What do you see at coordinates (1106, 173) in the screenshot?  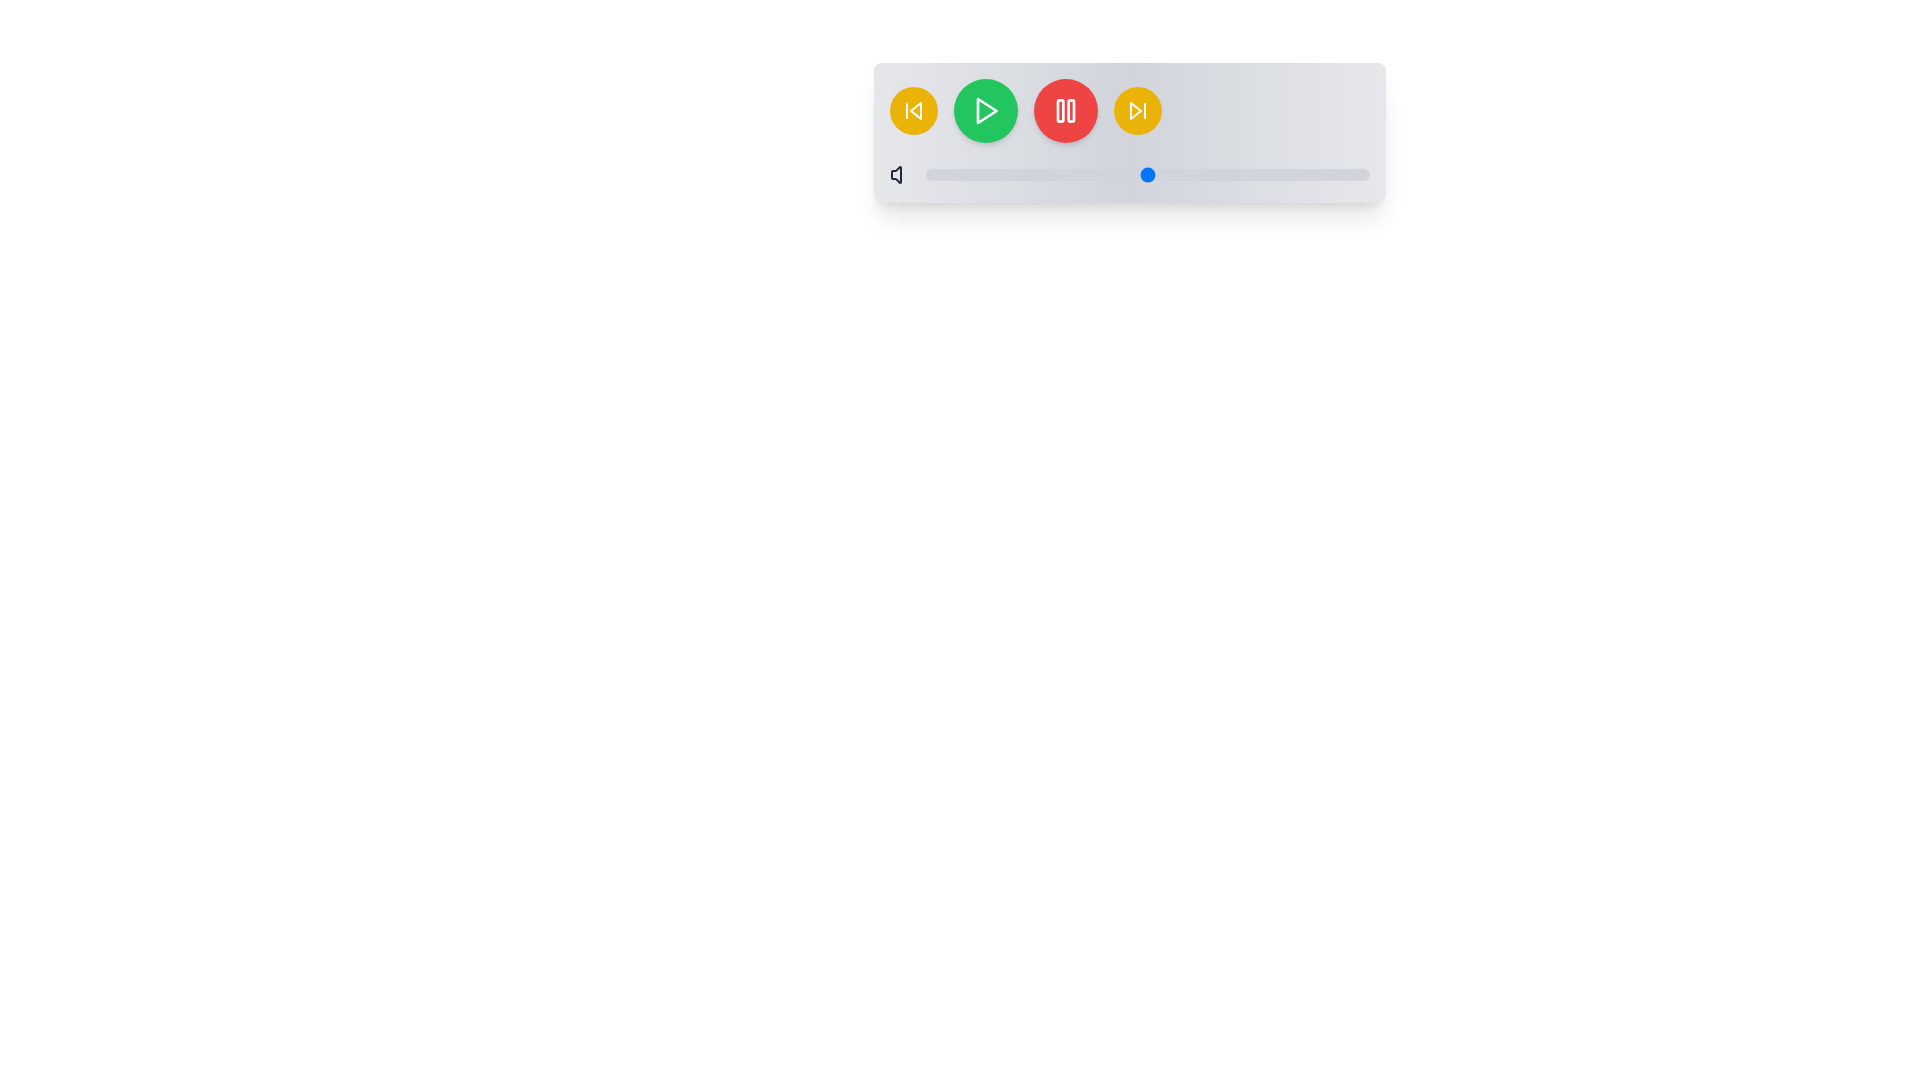 I see `the slider` at bounding box center [1106, 173].